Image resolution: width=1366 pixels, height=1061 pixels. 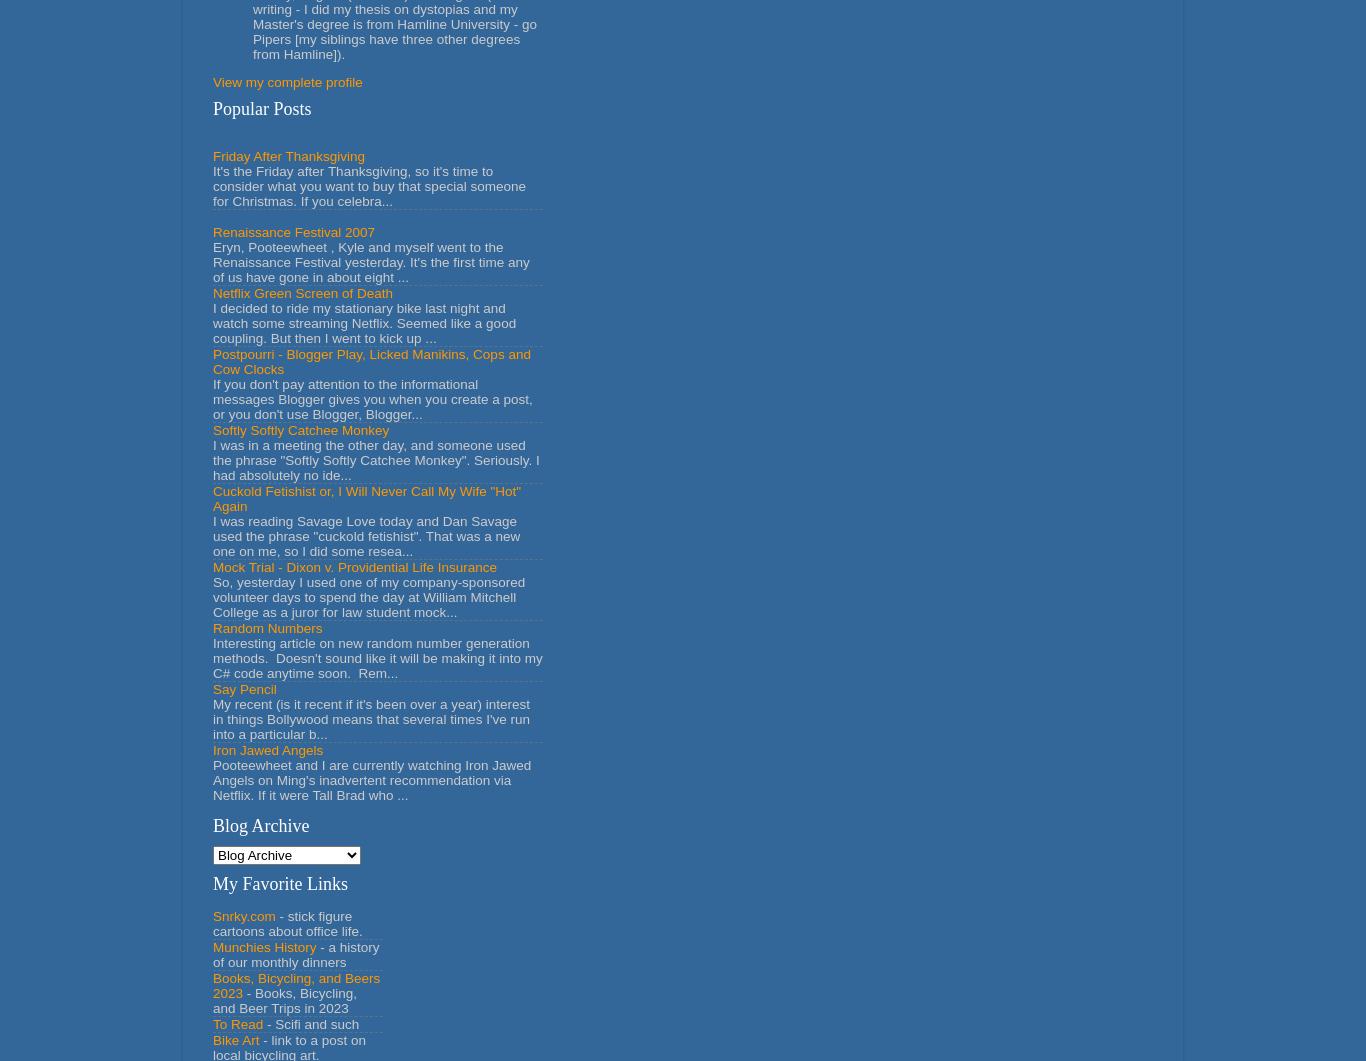 I want to click on 'Cuckold Fetishist or, I Will Never Call My Wife "Hot" Again', so click(x=366, y=498).